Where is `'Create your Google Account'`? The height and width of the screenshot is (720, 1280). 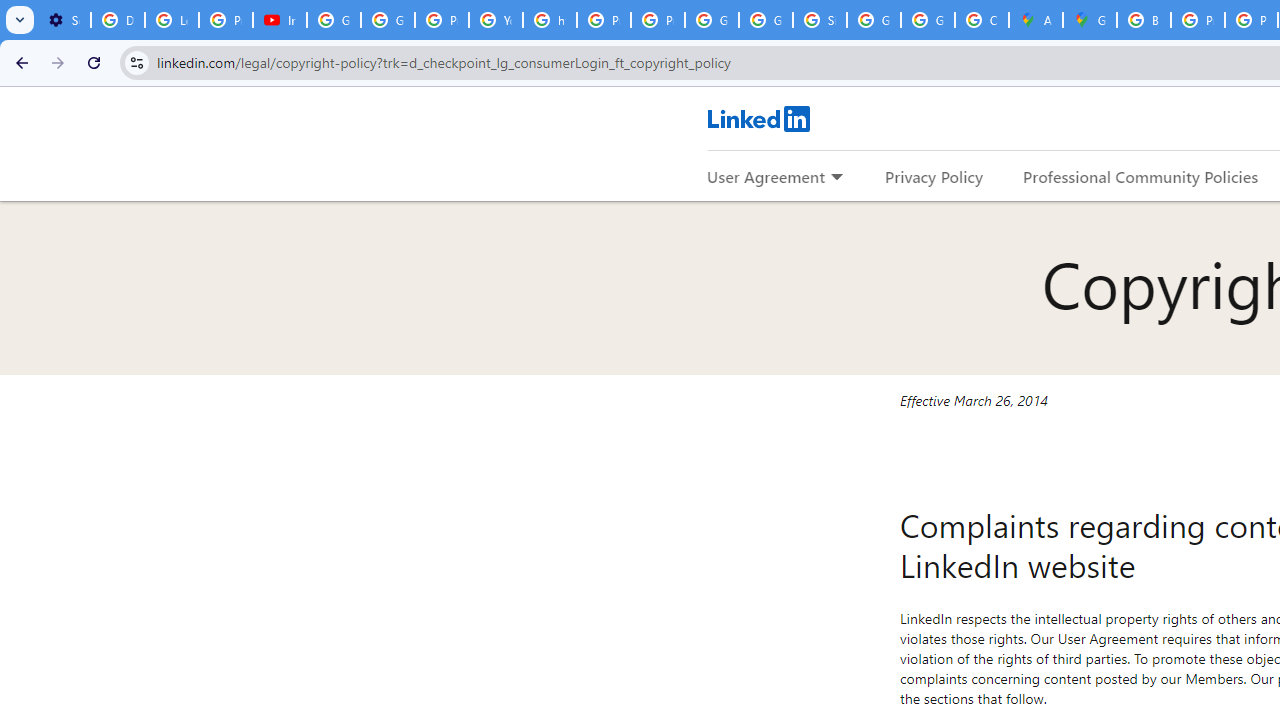
'Create your Google Account' is located at coordinates (981, 20).